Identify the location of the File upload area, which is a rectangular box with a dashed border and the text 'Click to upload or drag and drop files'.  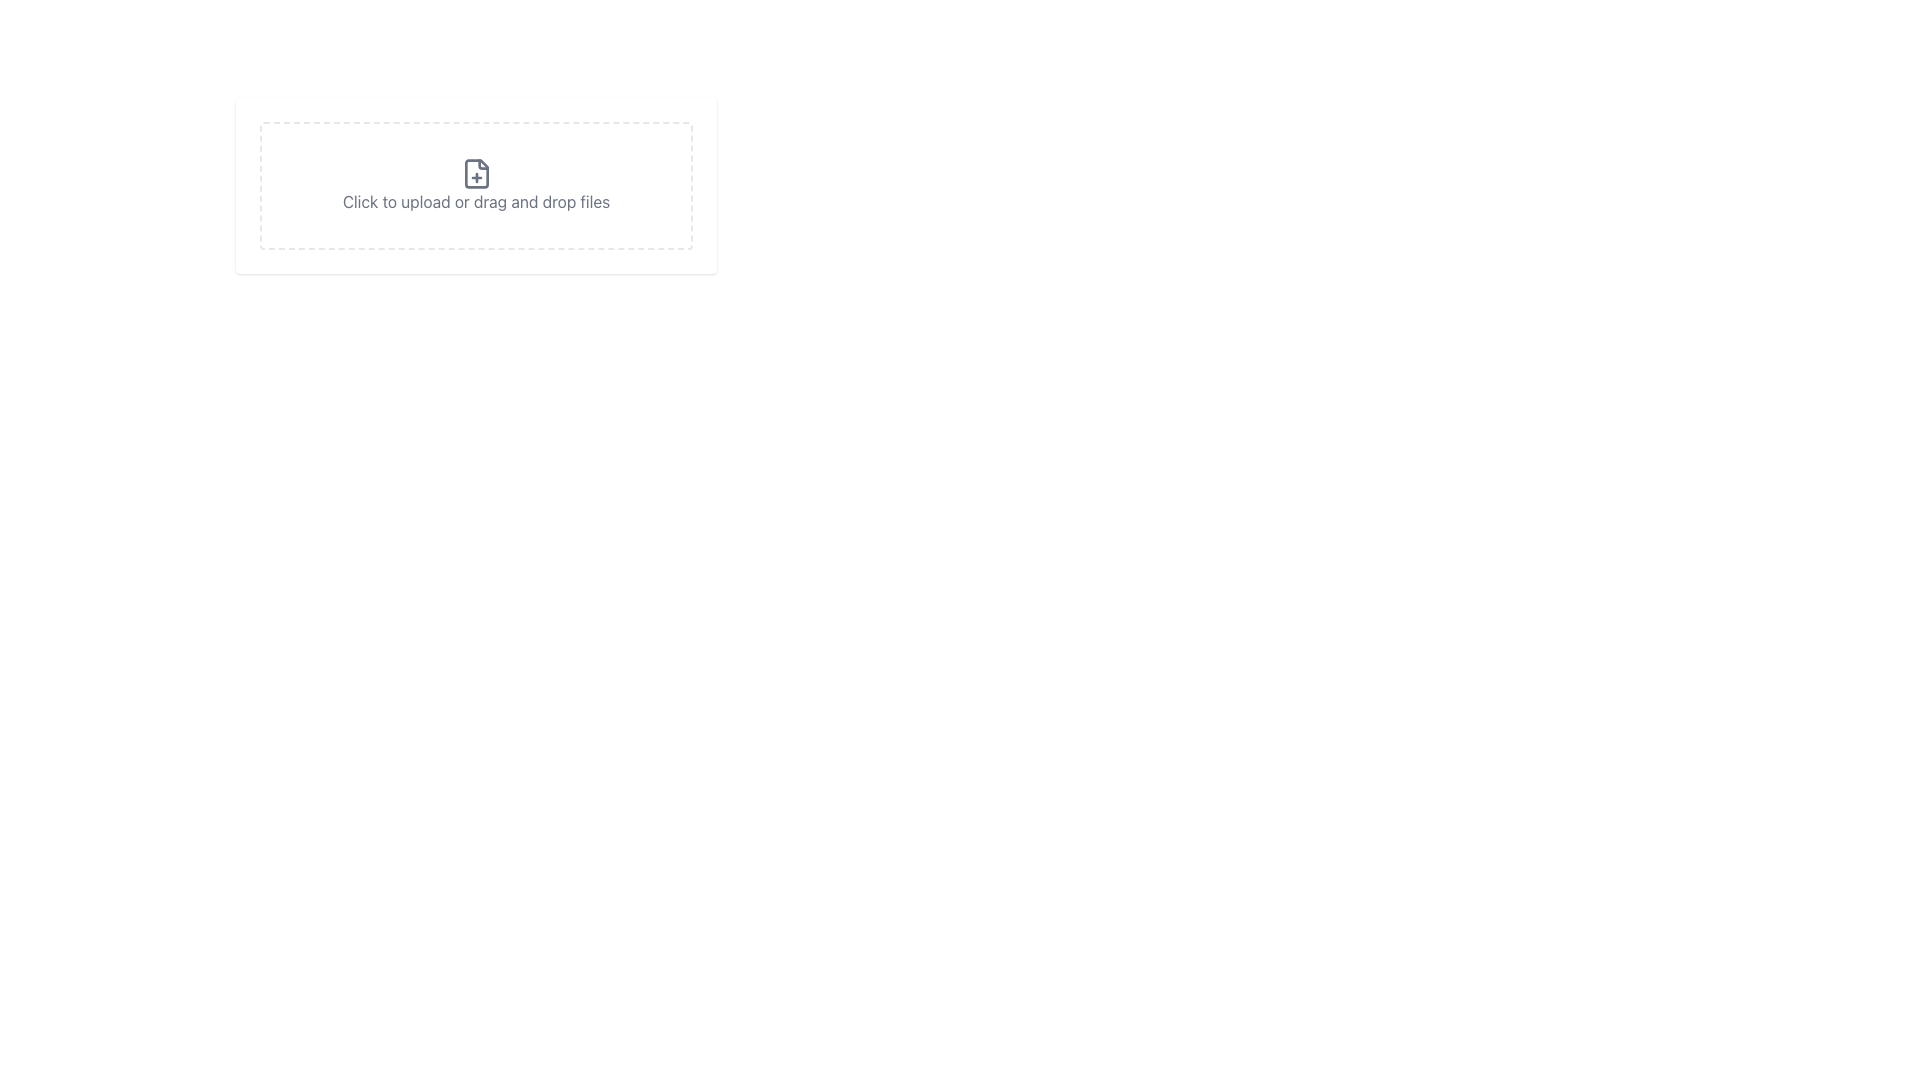
(475, 185).